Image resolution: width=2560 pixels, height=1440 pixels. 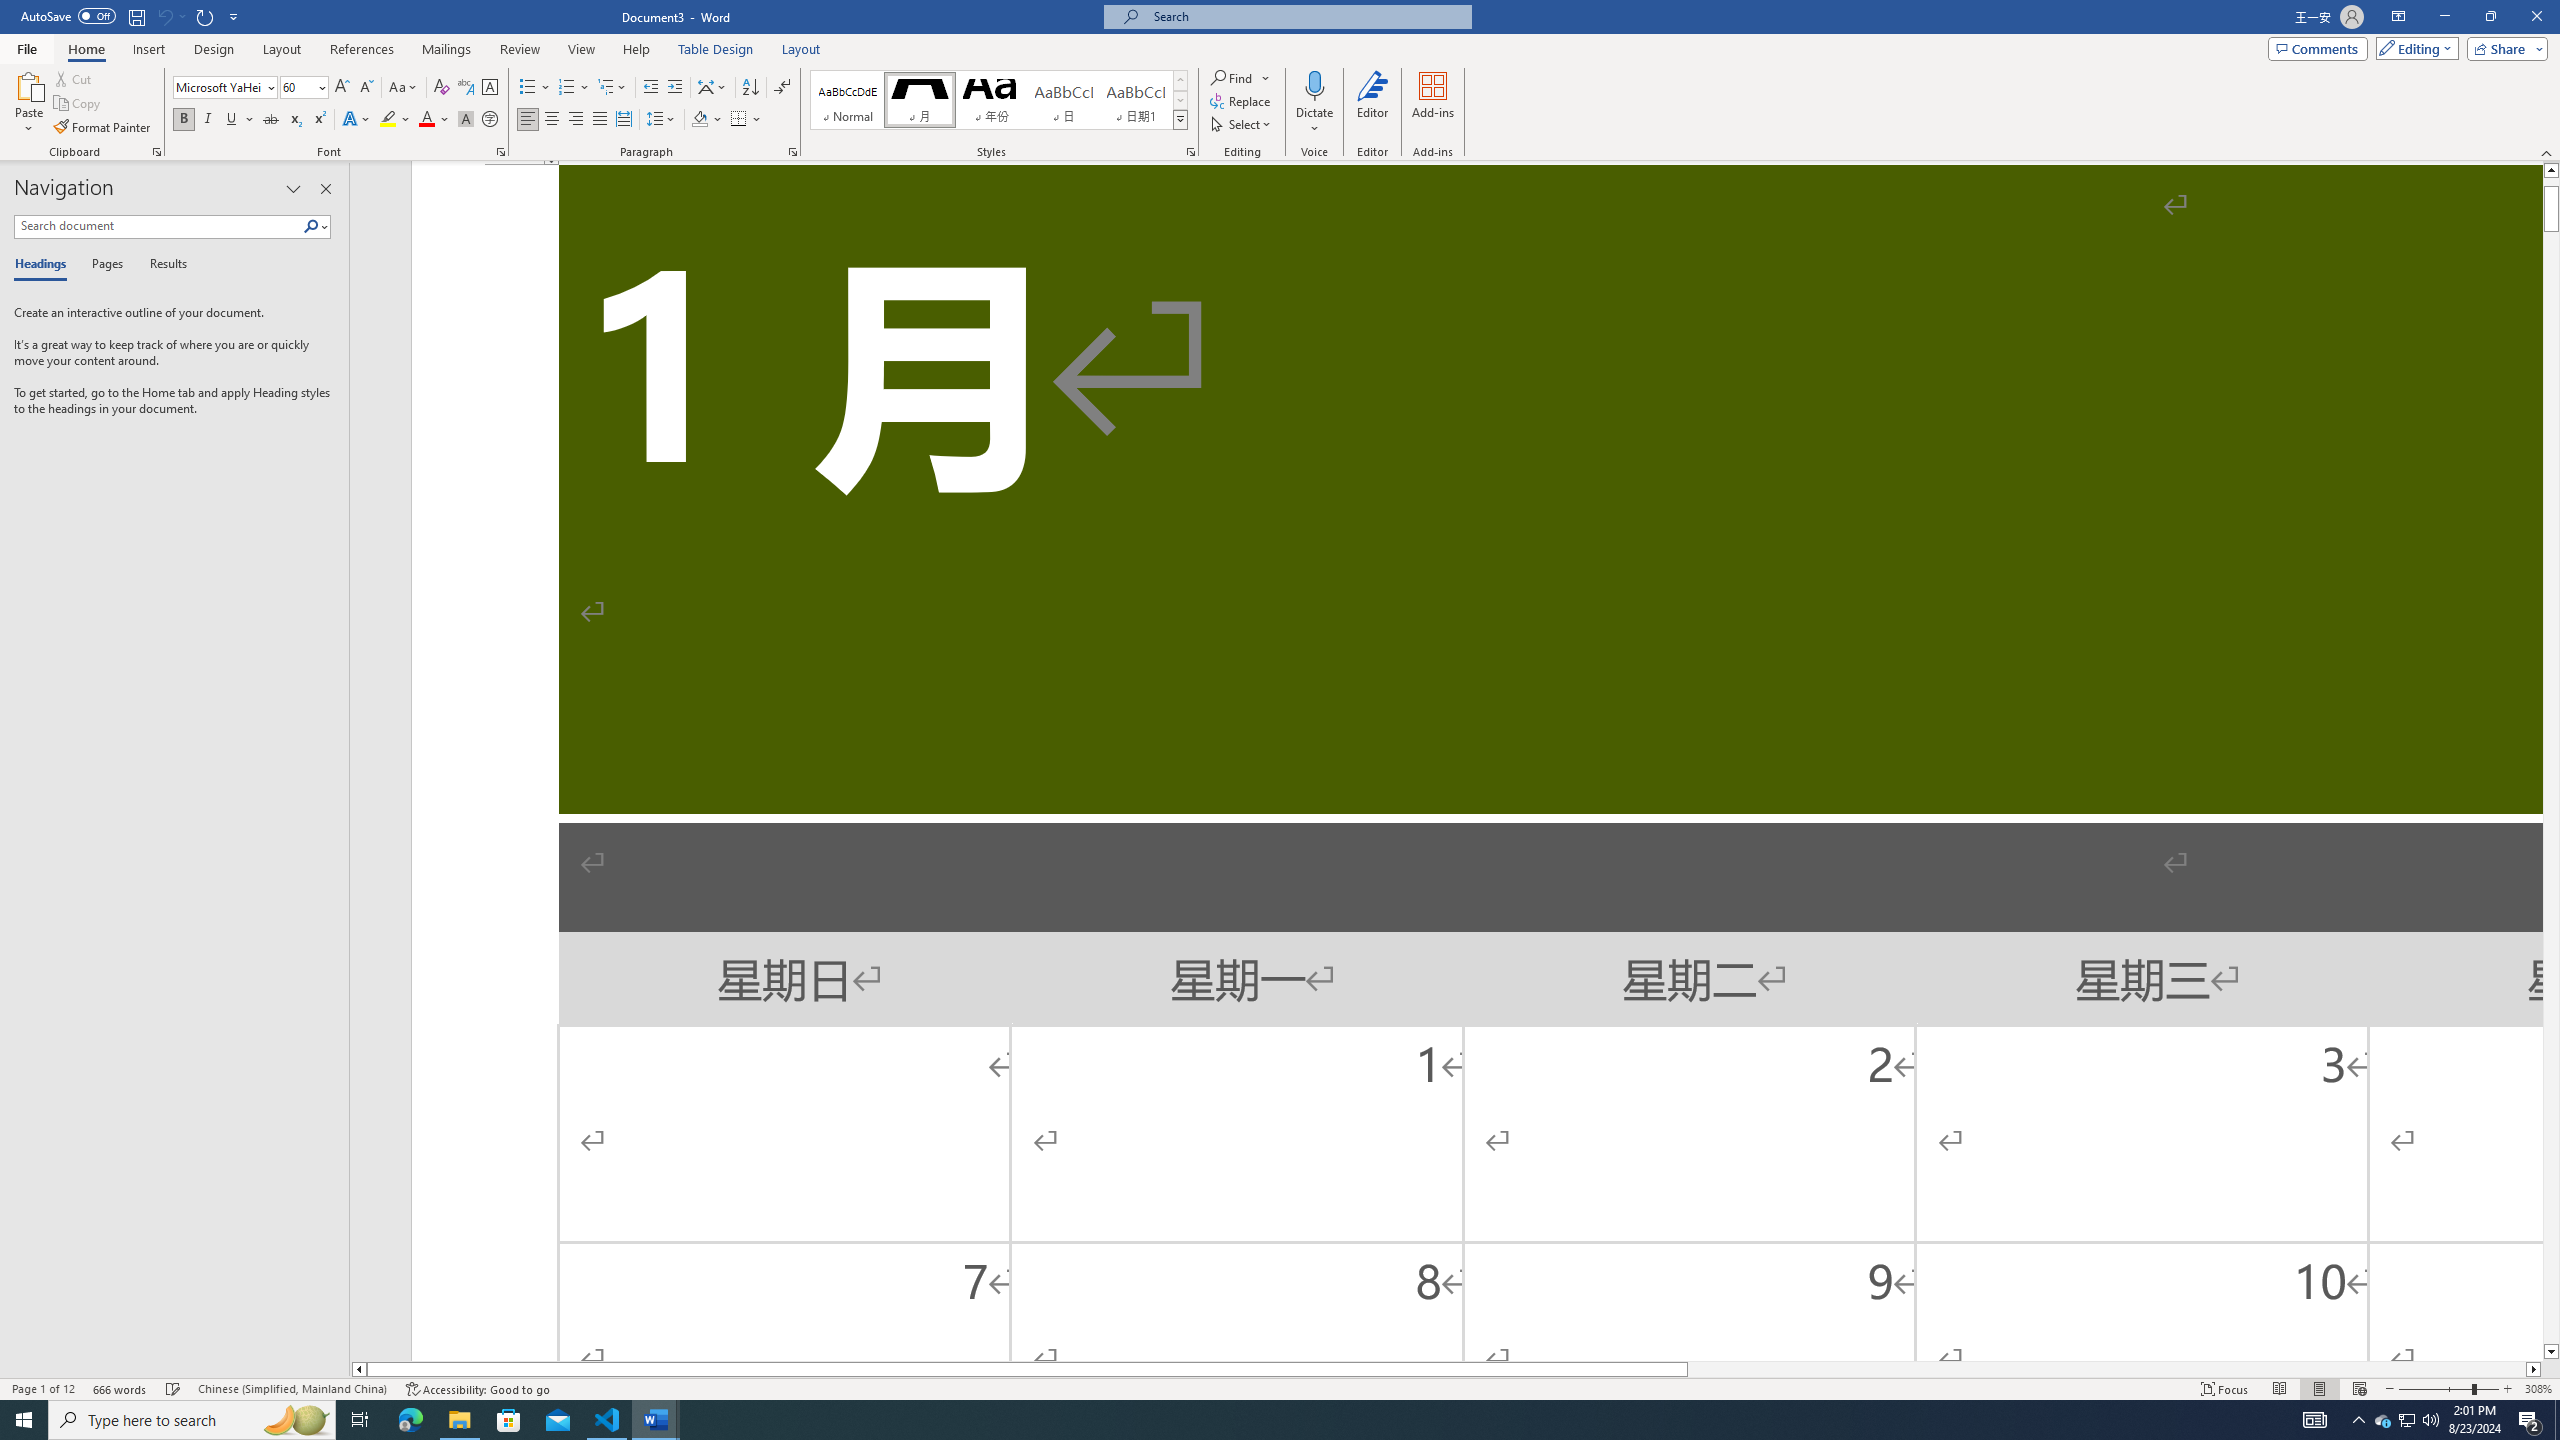 What do you see at coordinates (2551, 1351) in the screenshot?
I see `'Line down'` at bounding box center [2551, 1351].